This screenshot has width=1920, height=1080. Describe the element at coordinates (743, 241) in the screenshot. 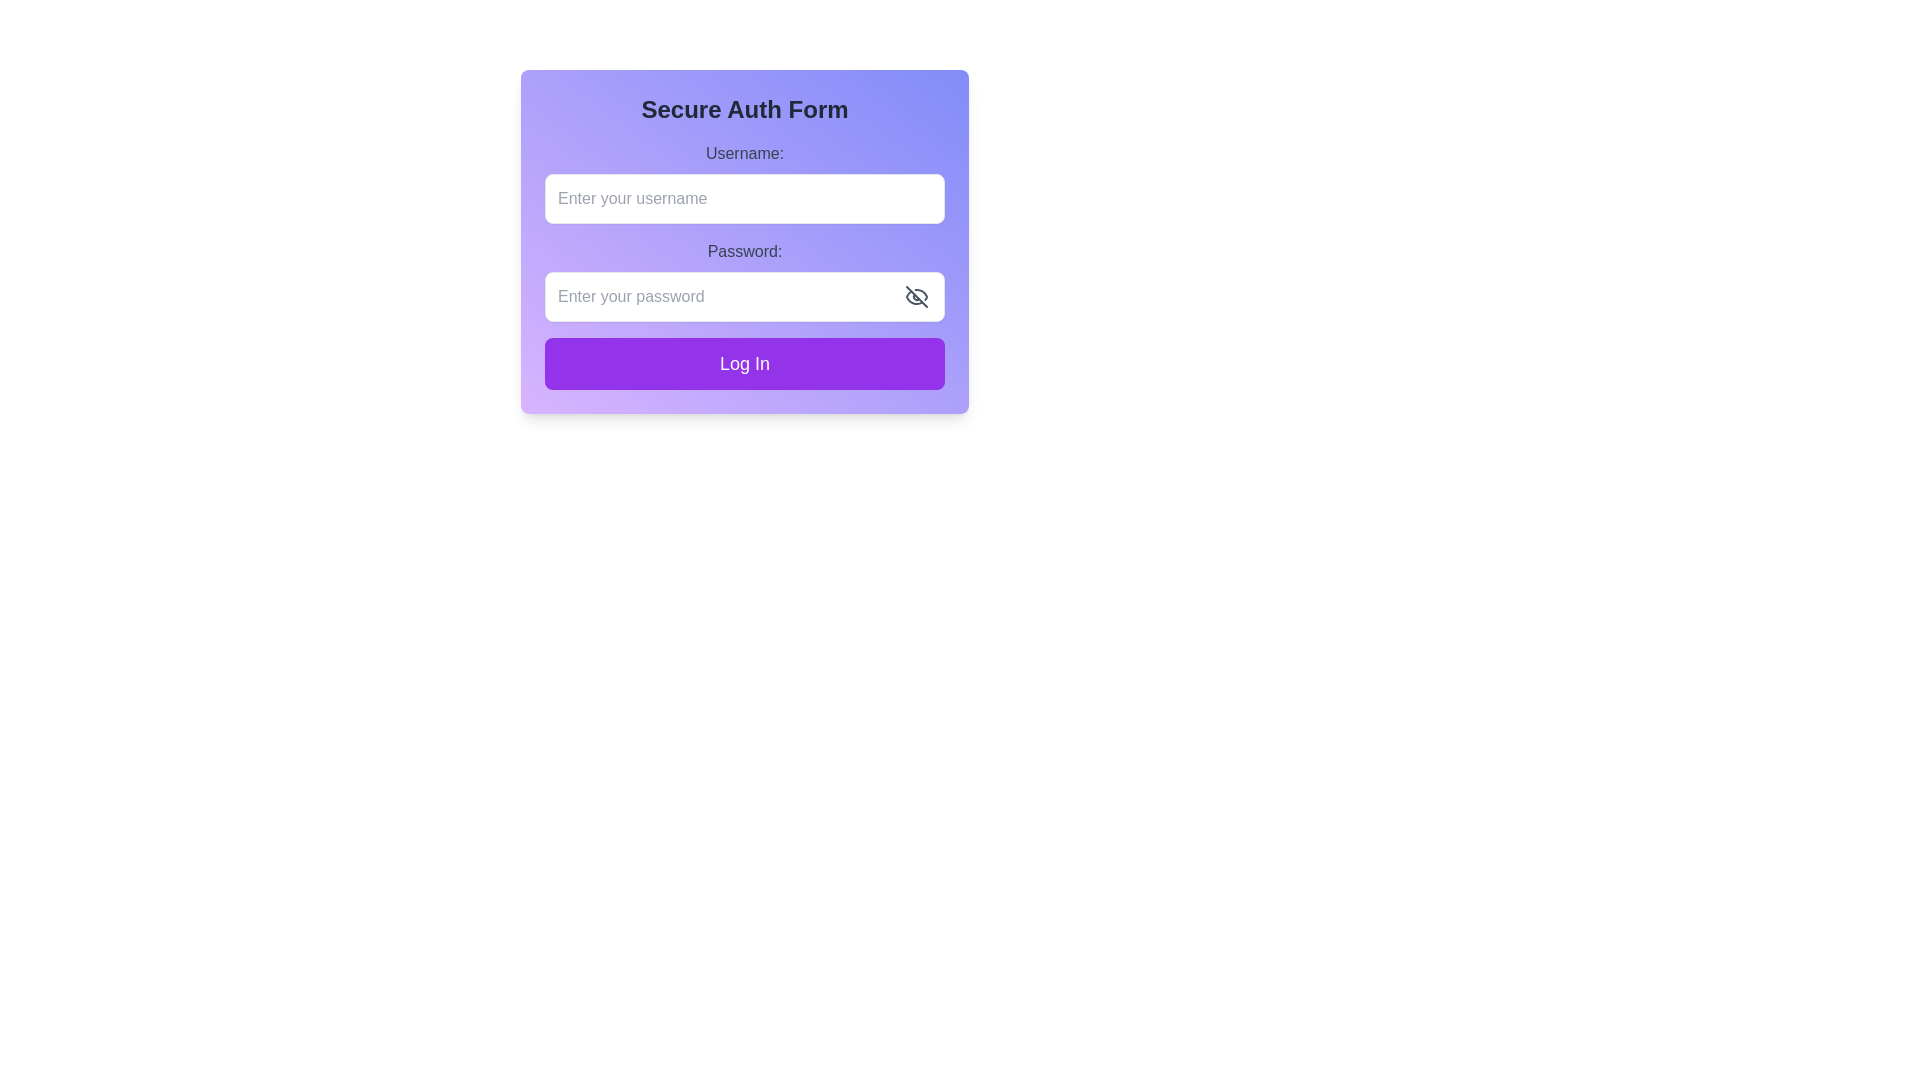

I see `the input fields within the 'Secure Auth Form' modal to focus them and type the username and password` at that location.